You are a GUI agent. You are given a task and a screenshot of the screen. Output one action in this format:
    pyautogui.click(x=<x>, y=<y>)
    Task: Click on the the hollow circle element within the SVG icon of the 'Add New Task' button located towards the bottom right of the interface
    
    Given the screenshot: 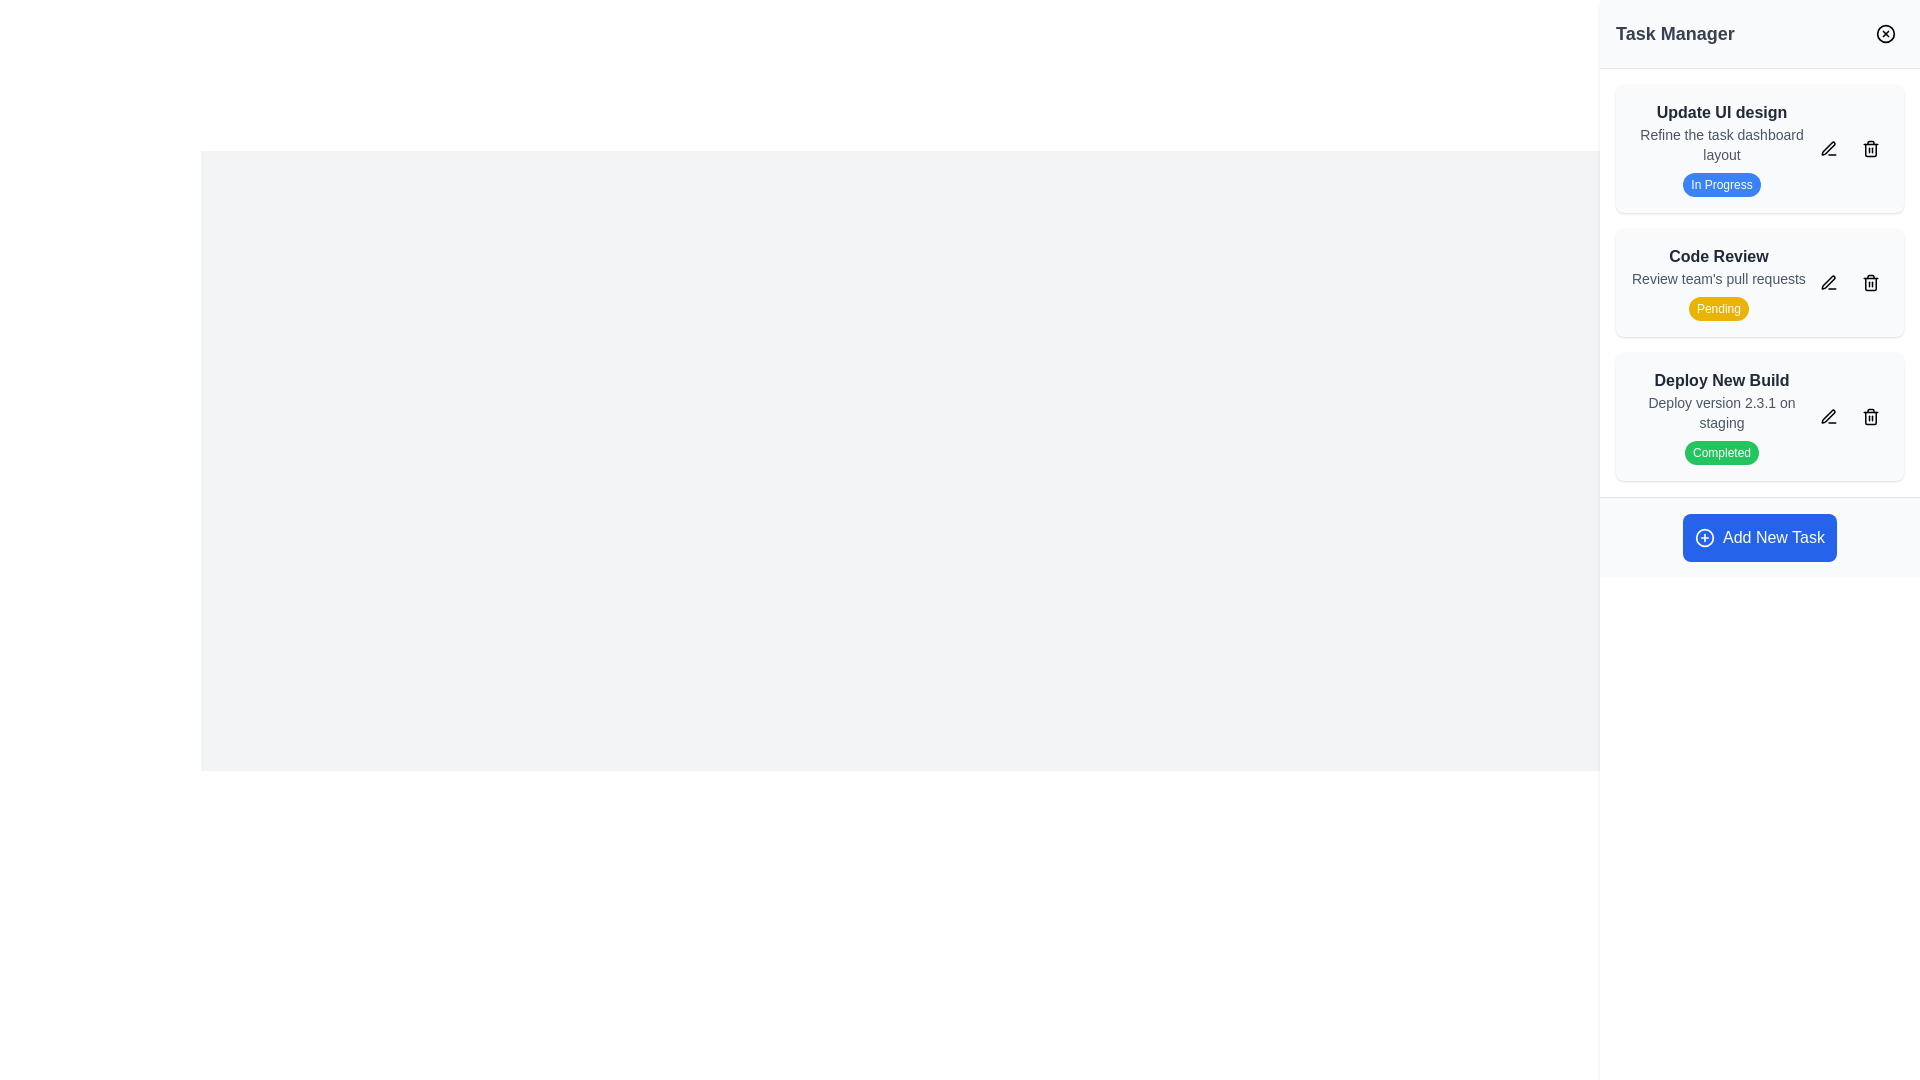 What is the action you would take?
    pyautogui.click(x=1703, y=536)
    